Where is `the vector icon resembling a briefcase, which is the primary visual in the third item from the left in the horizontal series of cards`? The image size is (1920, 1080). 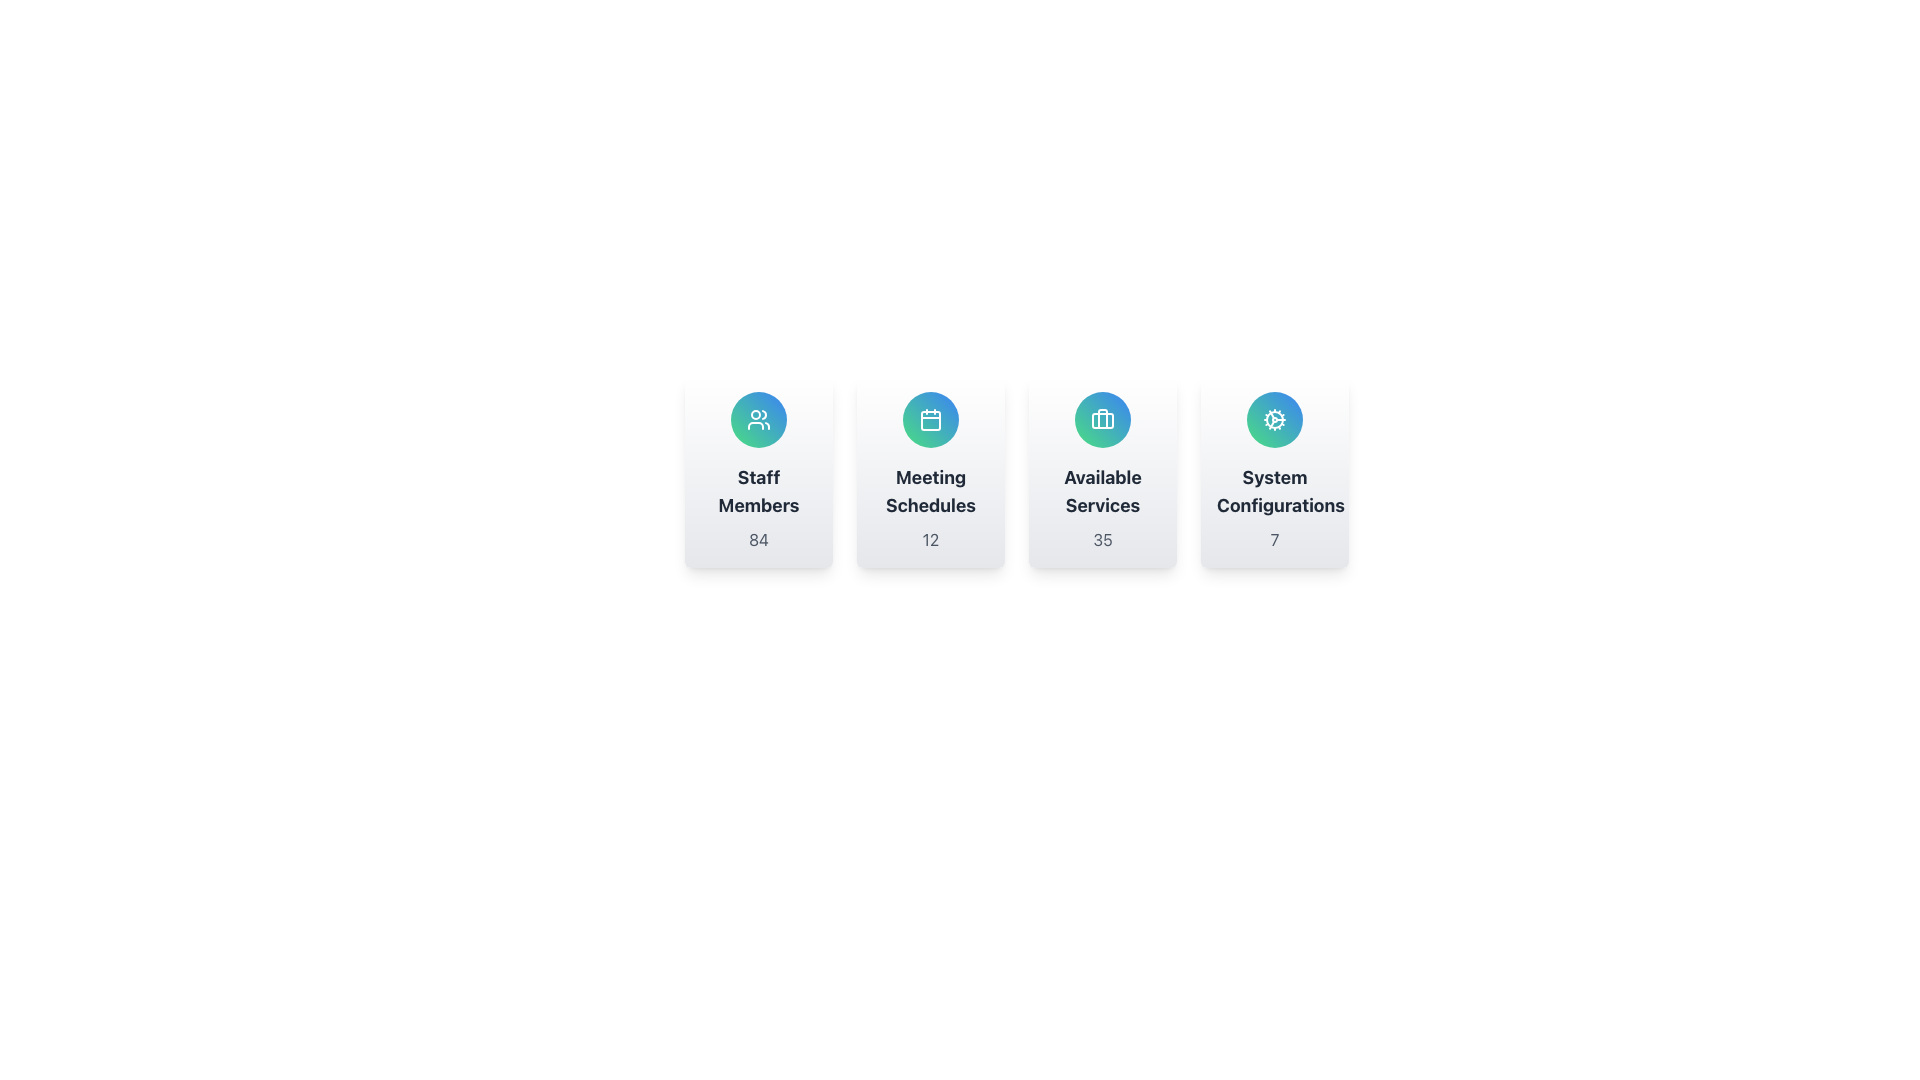 the vector icon resembling a briefcase, which is the primary visual in the third item from the left in the horizontal series of cards is located at coordinates (1102, 419).